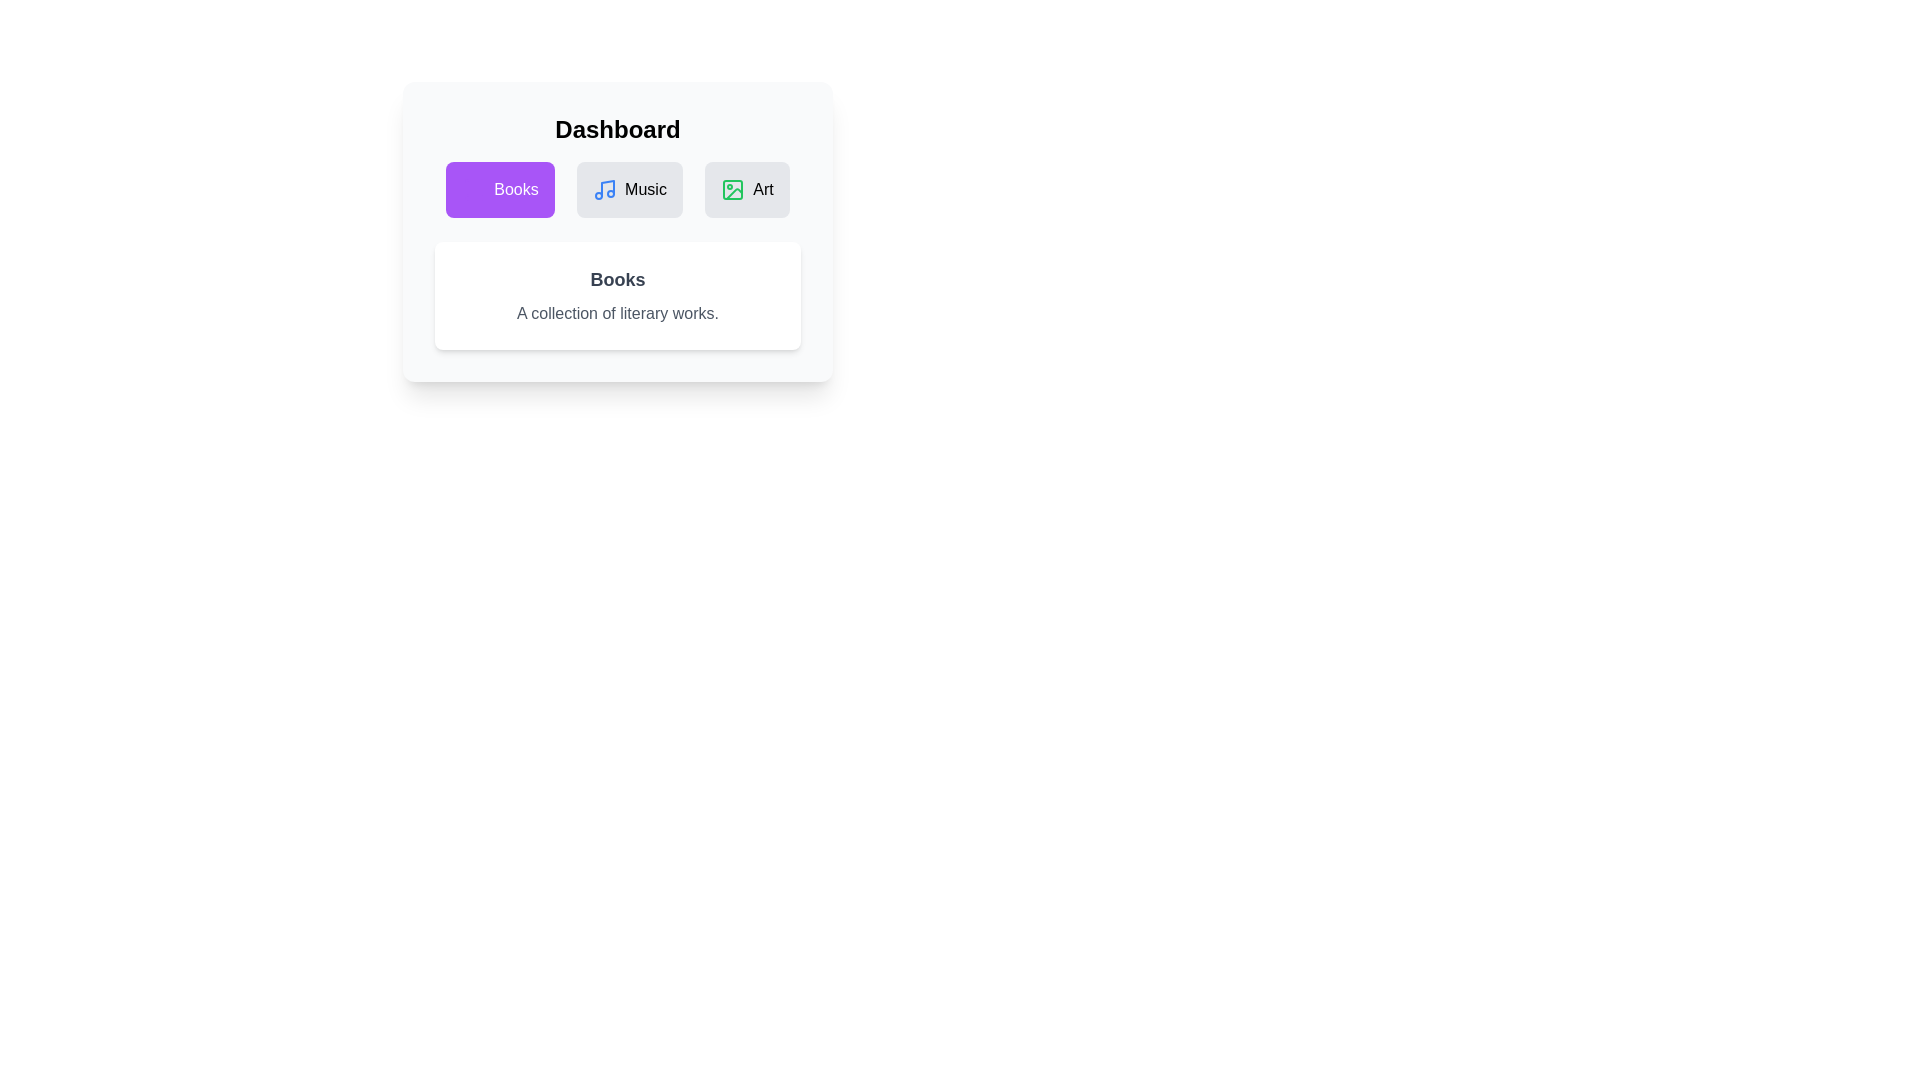 The image size is (1920, 1080). Describe the element at coordinates (617, 130) in the screenshot. I see `the header text 'Dashboard' to read it` at that location.